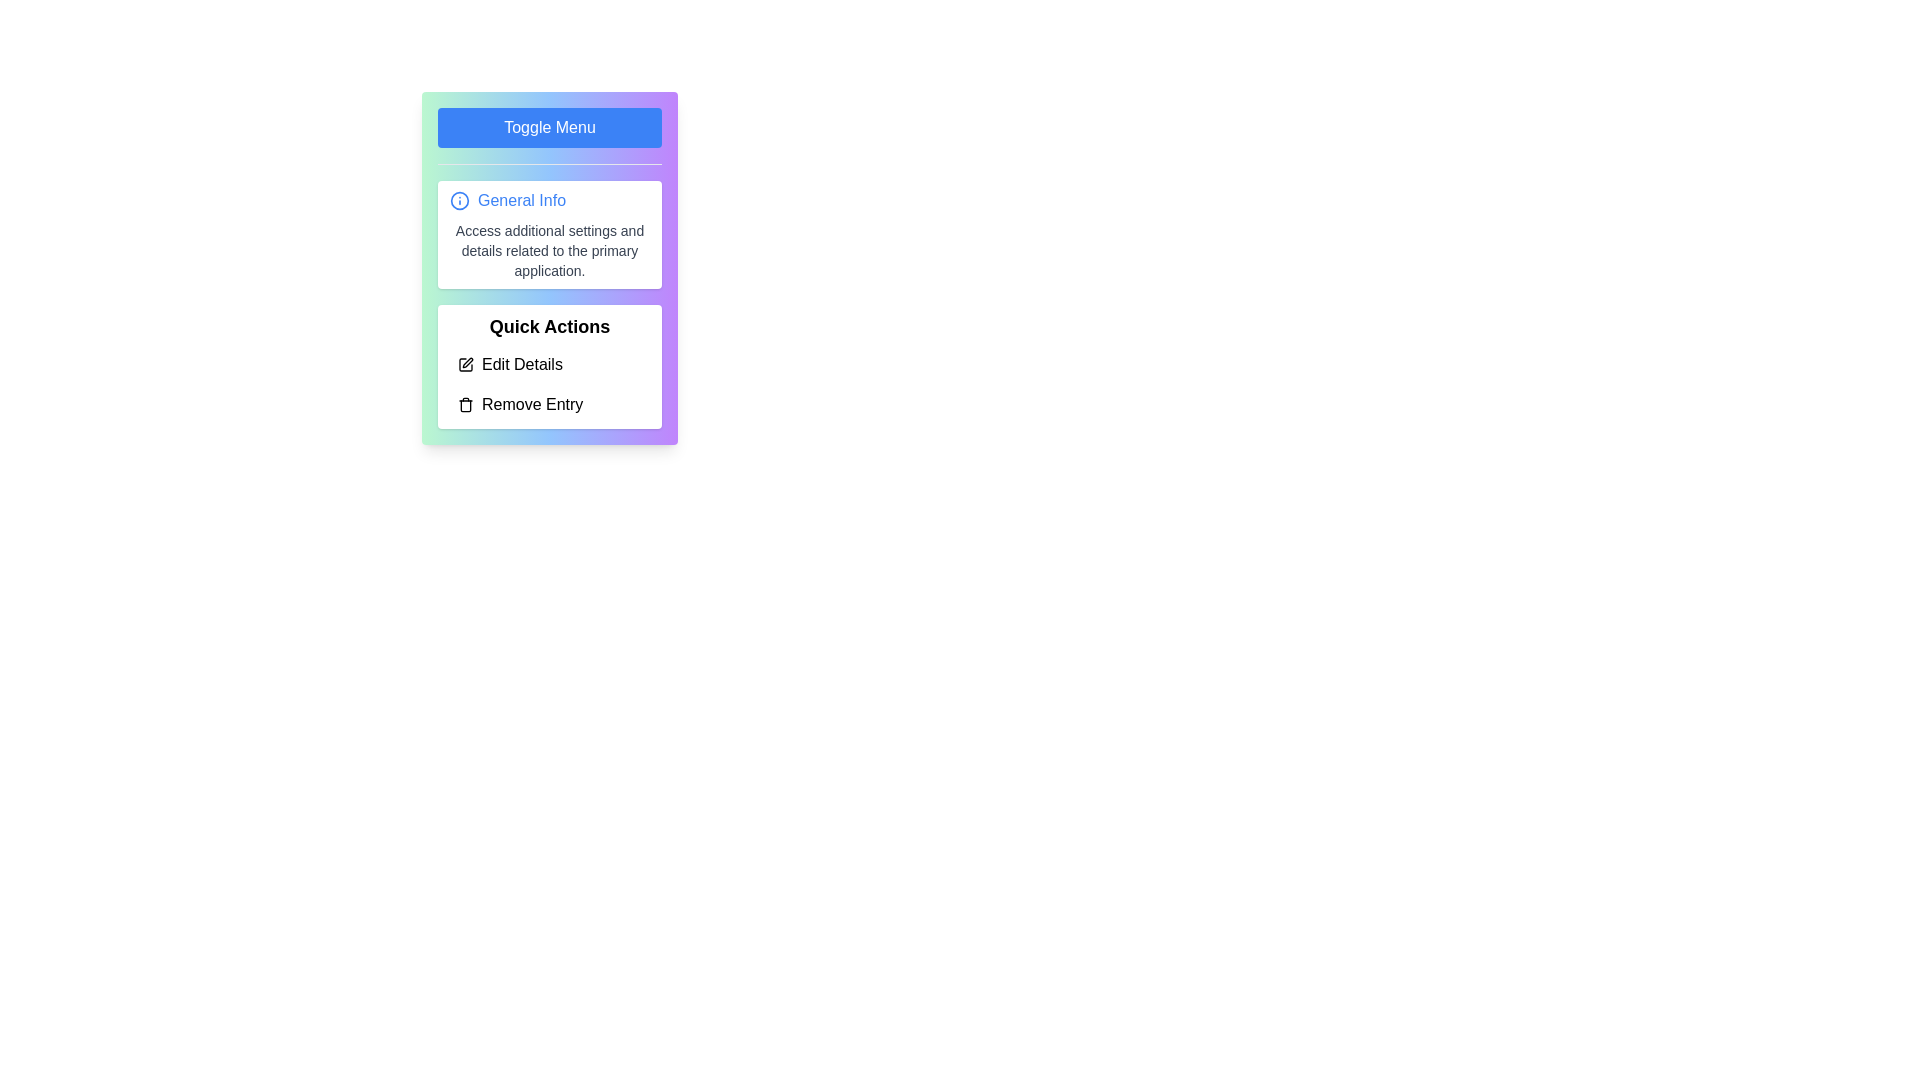 This screenshot has width=1920, height=1080. Describe the element at coordinates (550, 200) in the screenshot. I see `the 'General Info' section to view its details` at that location.